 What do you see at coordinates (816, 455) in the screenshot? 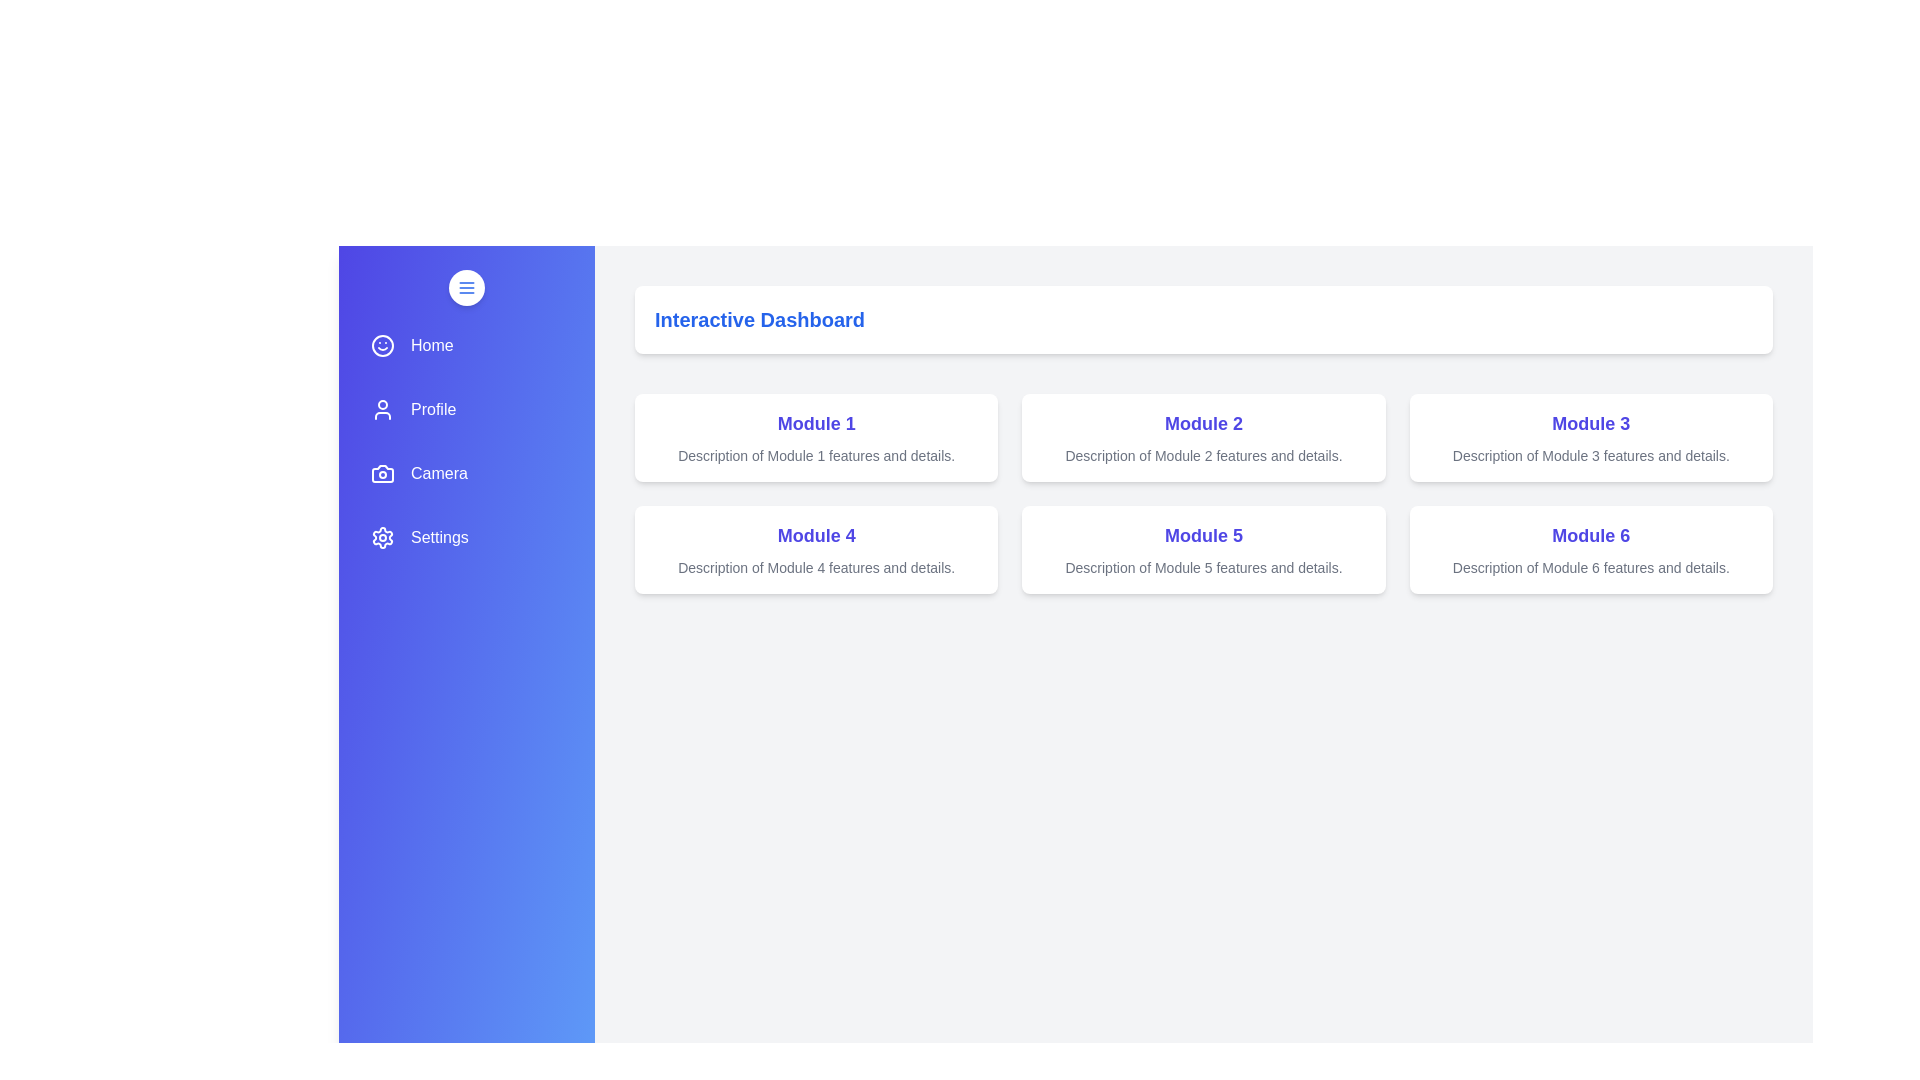
I see `the Text label that provides additional details about Module 1, located below the title 'Module 1' in the first row and first column of the module grid` at bounding box center [816, 455].